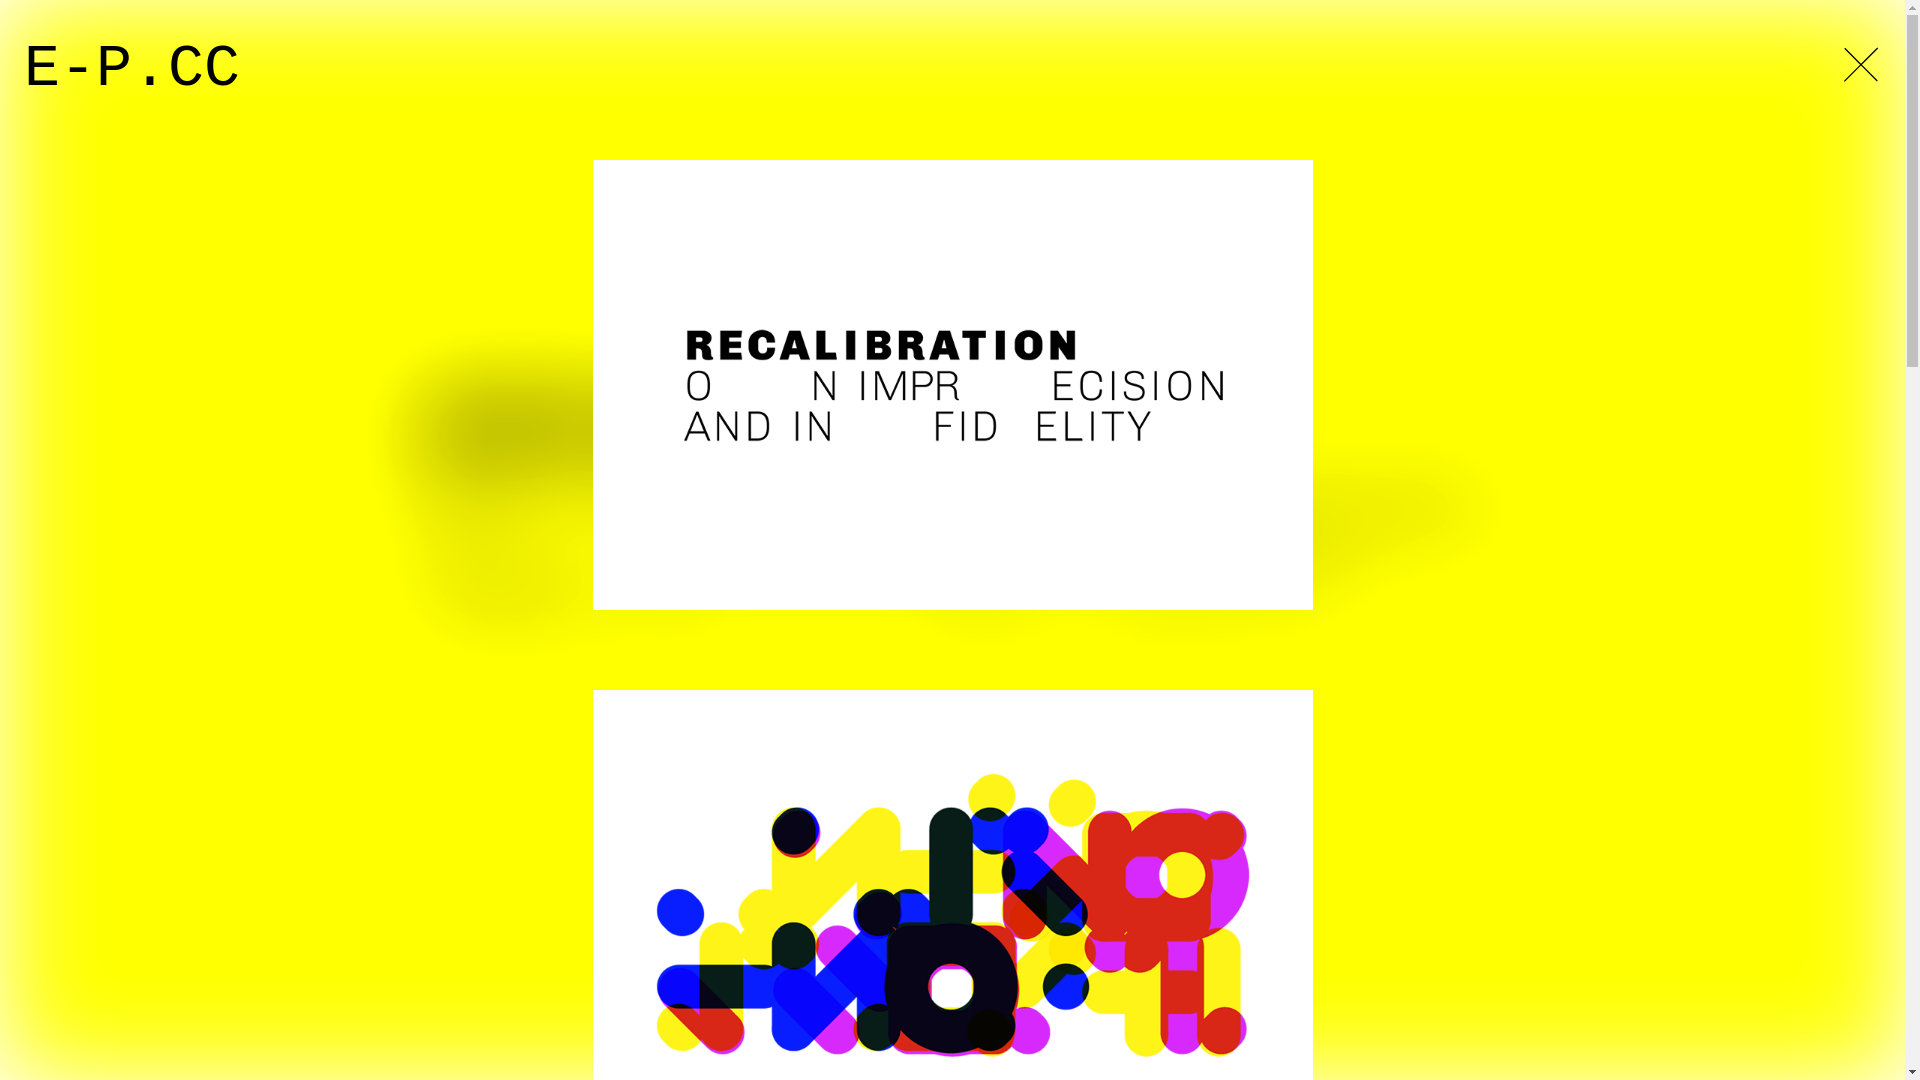 The width and height of the screenshot is (1920, 1080). What do you see at coordinates (131, 68) in the screenshot?
I see `'E-P.CC'` at bounding box center [131, 68].